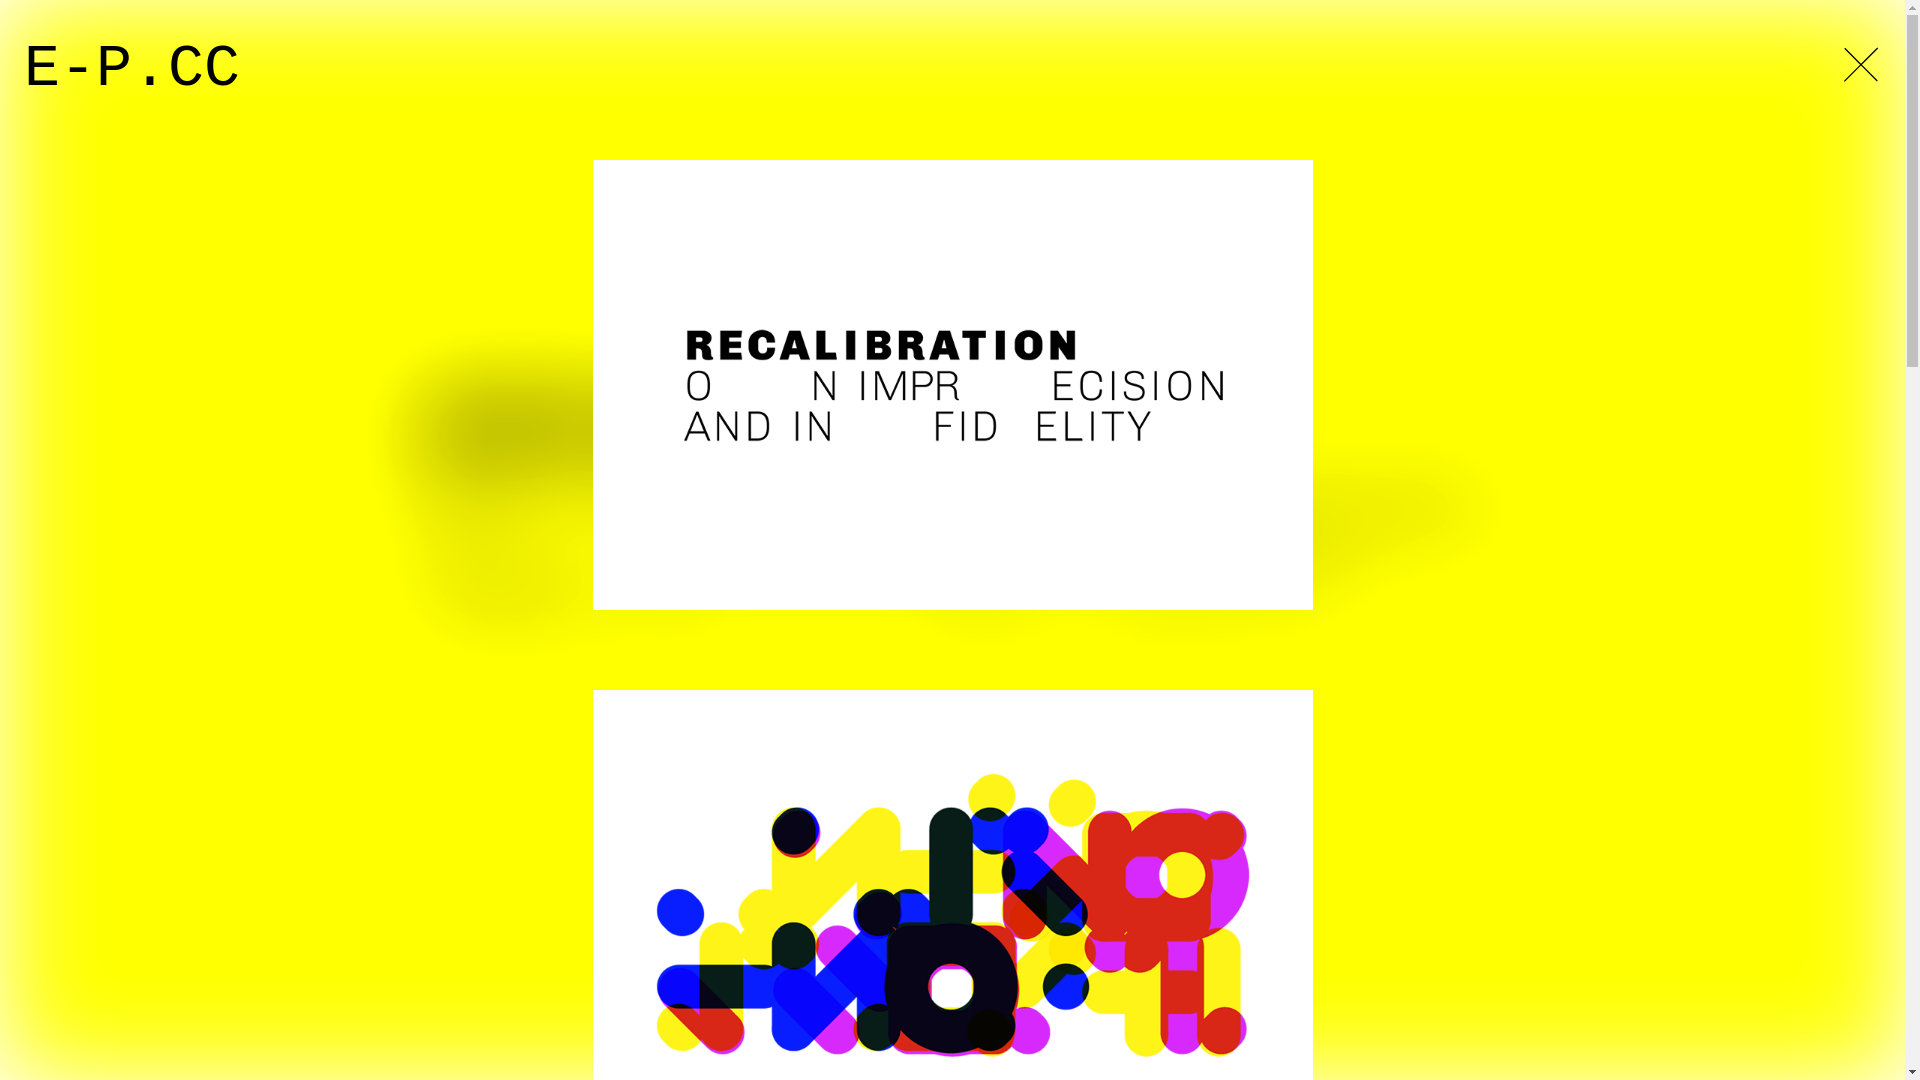 The width and height of the screenshot is (1920, 1080). What do you see at coordinates (131, 68) in the screenshot?
I see `'E-P.CC'` at bounding box center [131, 68].